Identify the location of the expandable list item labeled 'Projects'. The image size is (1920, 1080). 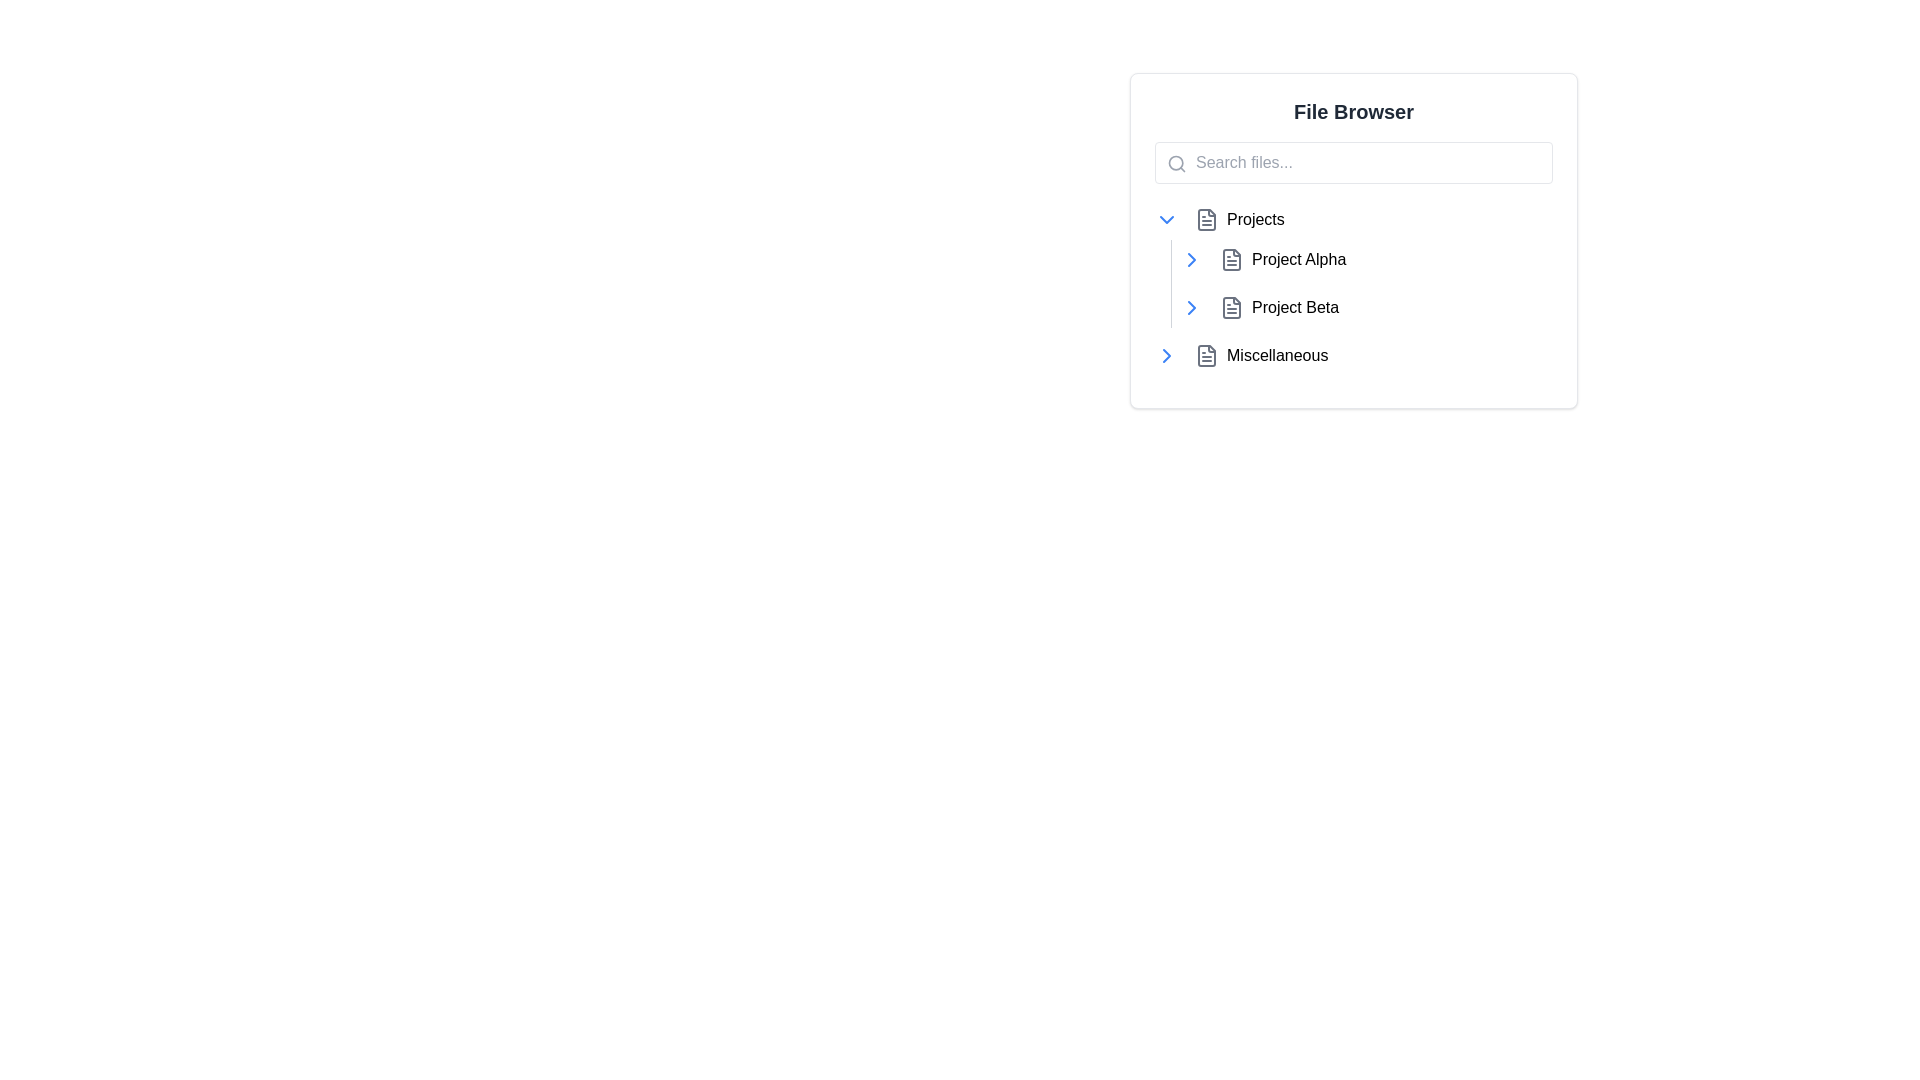
(1353, 219).